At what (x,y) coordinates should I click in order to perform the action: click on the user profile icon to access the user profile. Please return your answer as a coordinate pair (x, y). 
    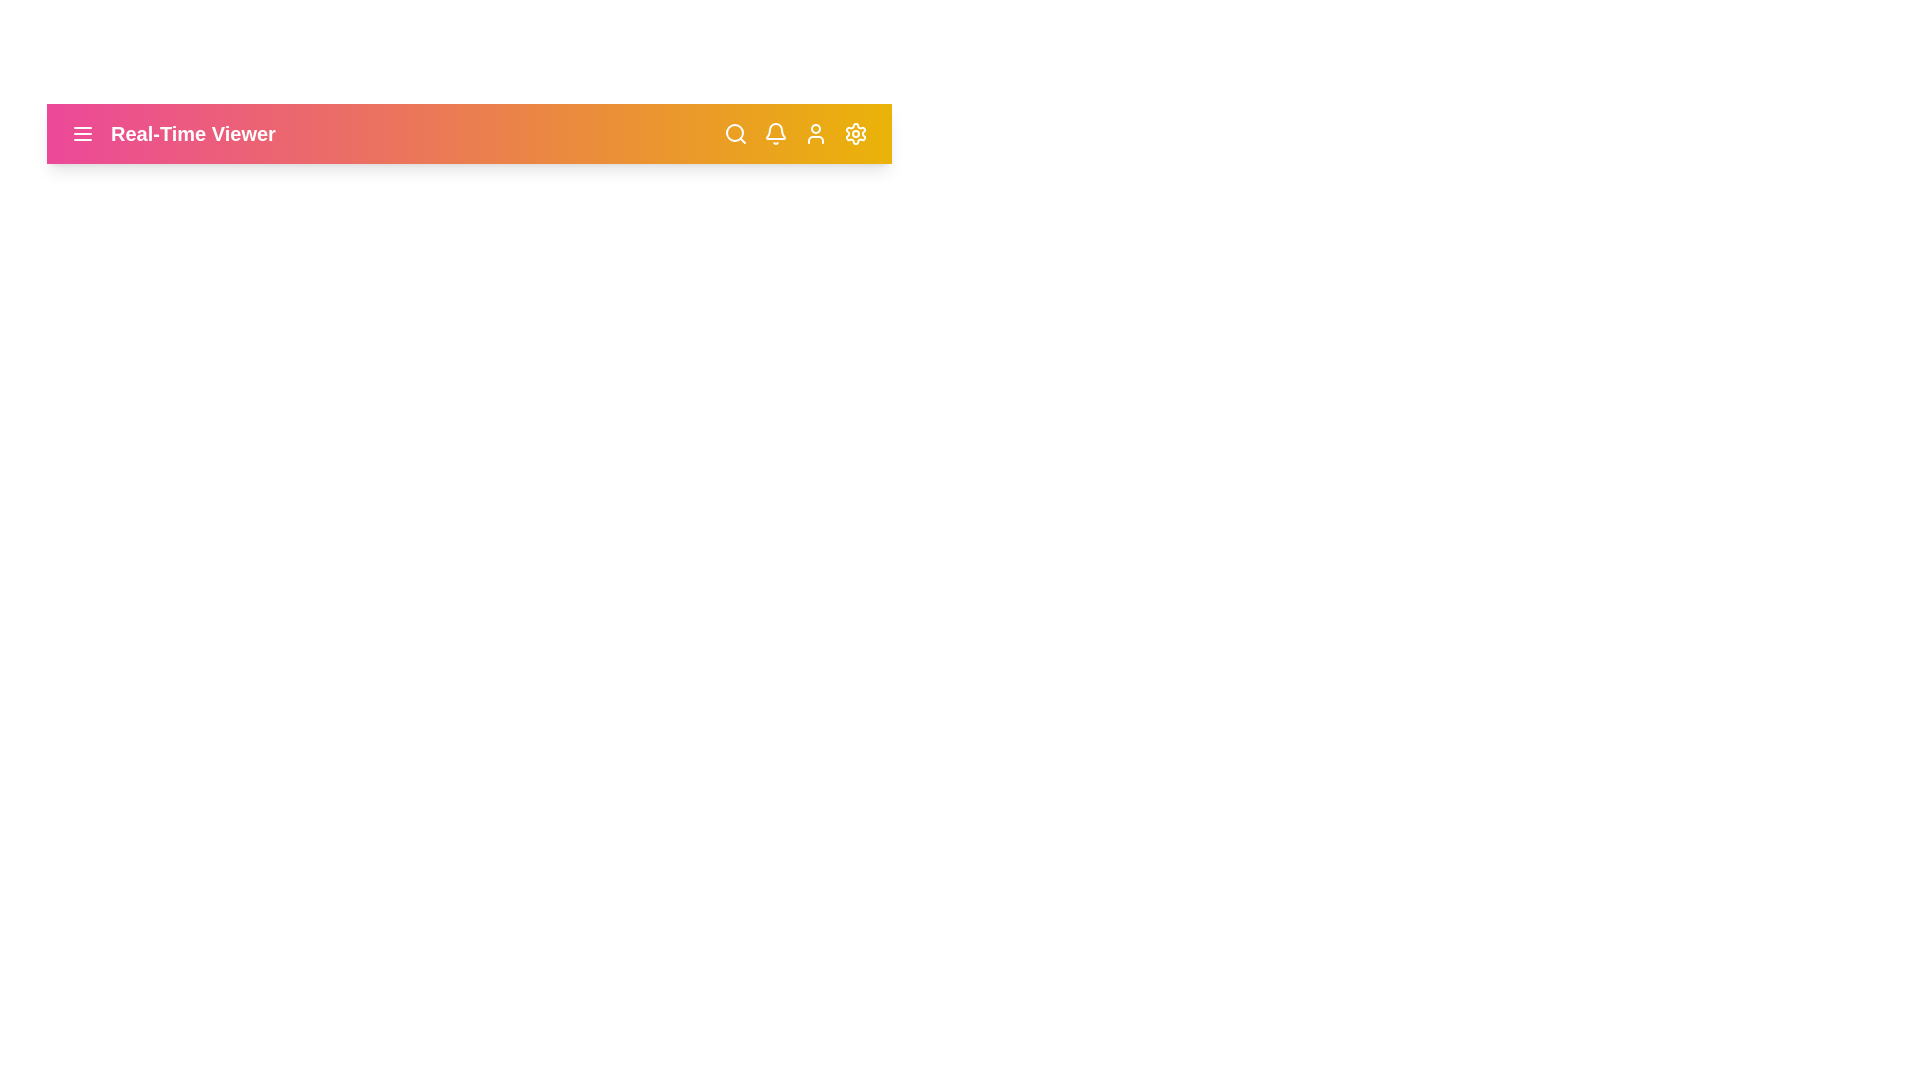
    Looking at the image, I should click on (816, 134).